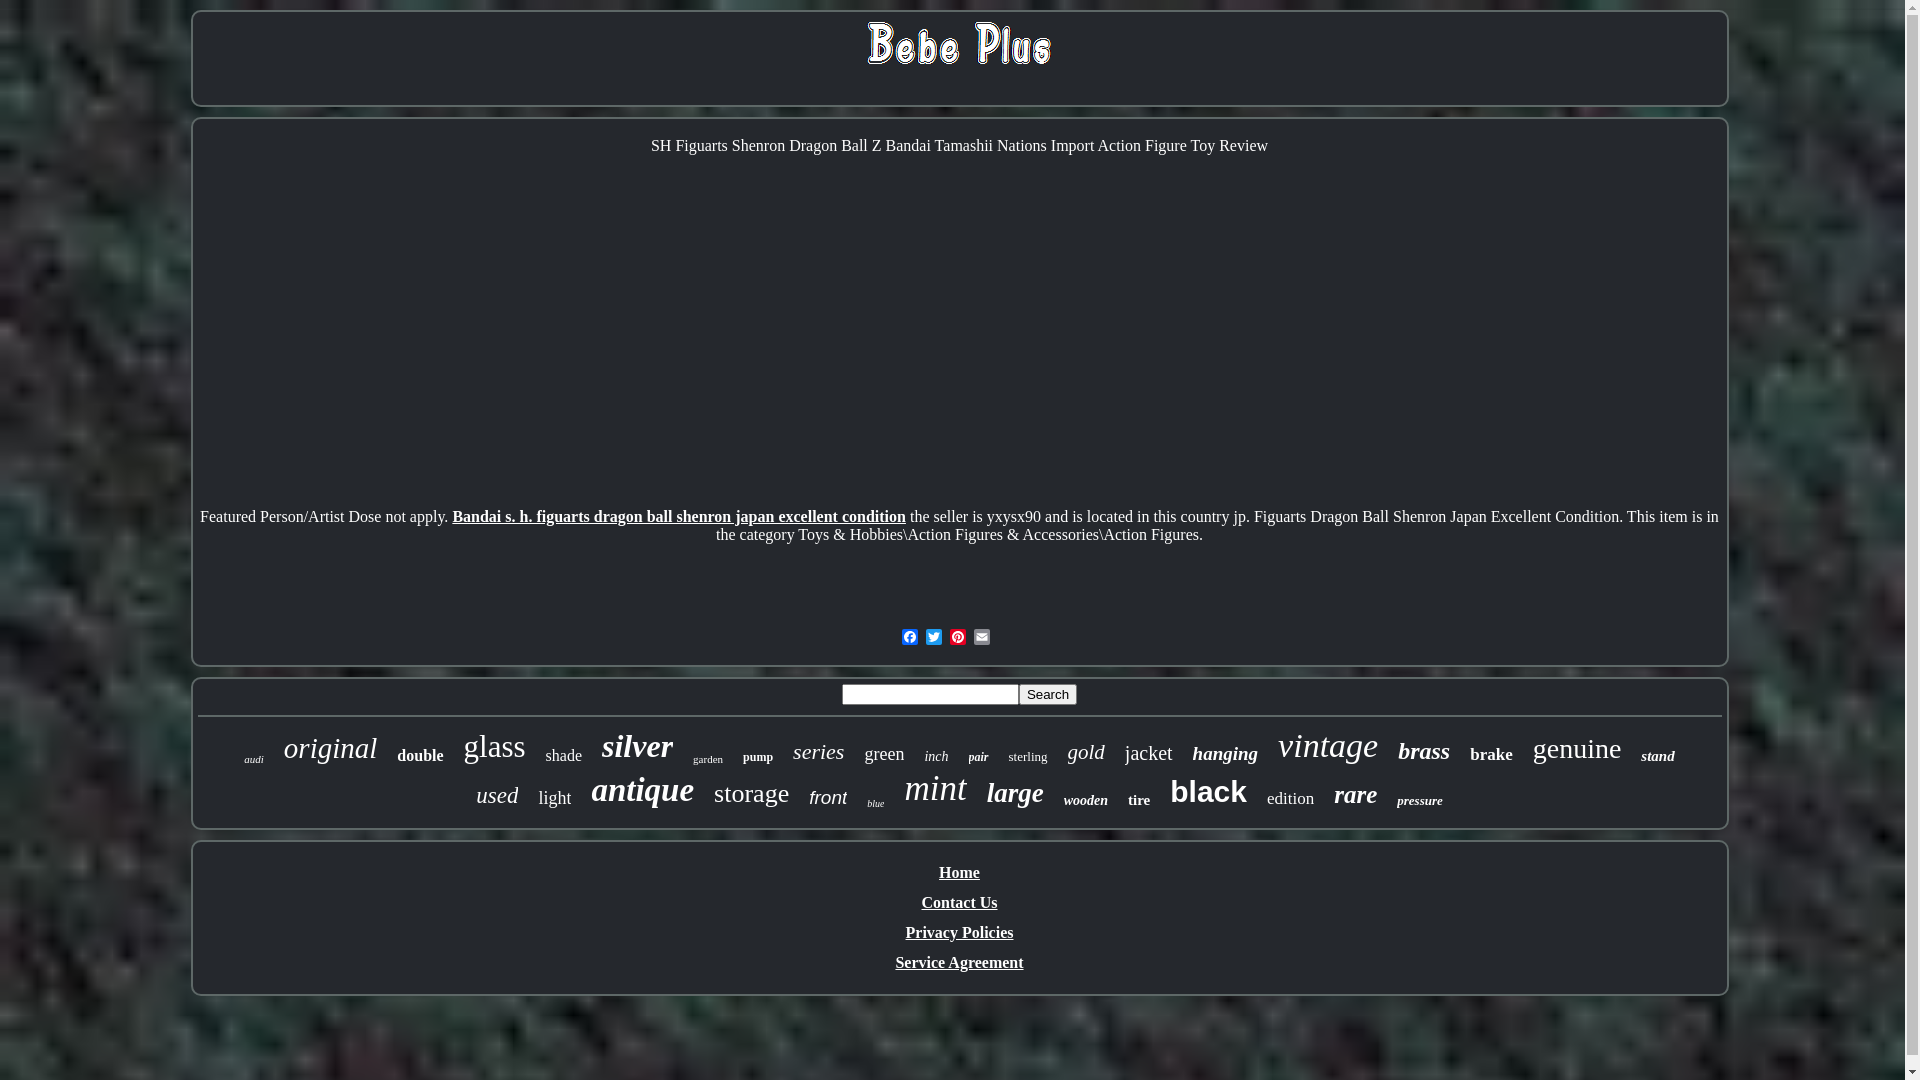  I want to click on 'wooden', so click(1084, 800).